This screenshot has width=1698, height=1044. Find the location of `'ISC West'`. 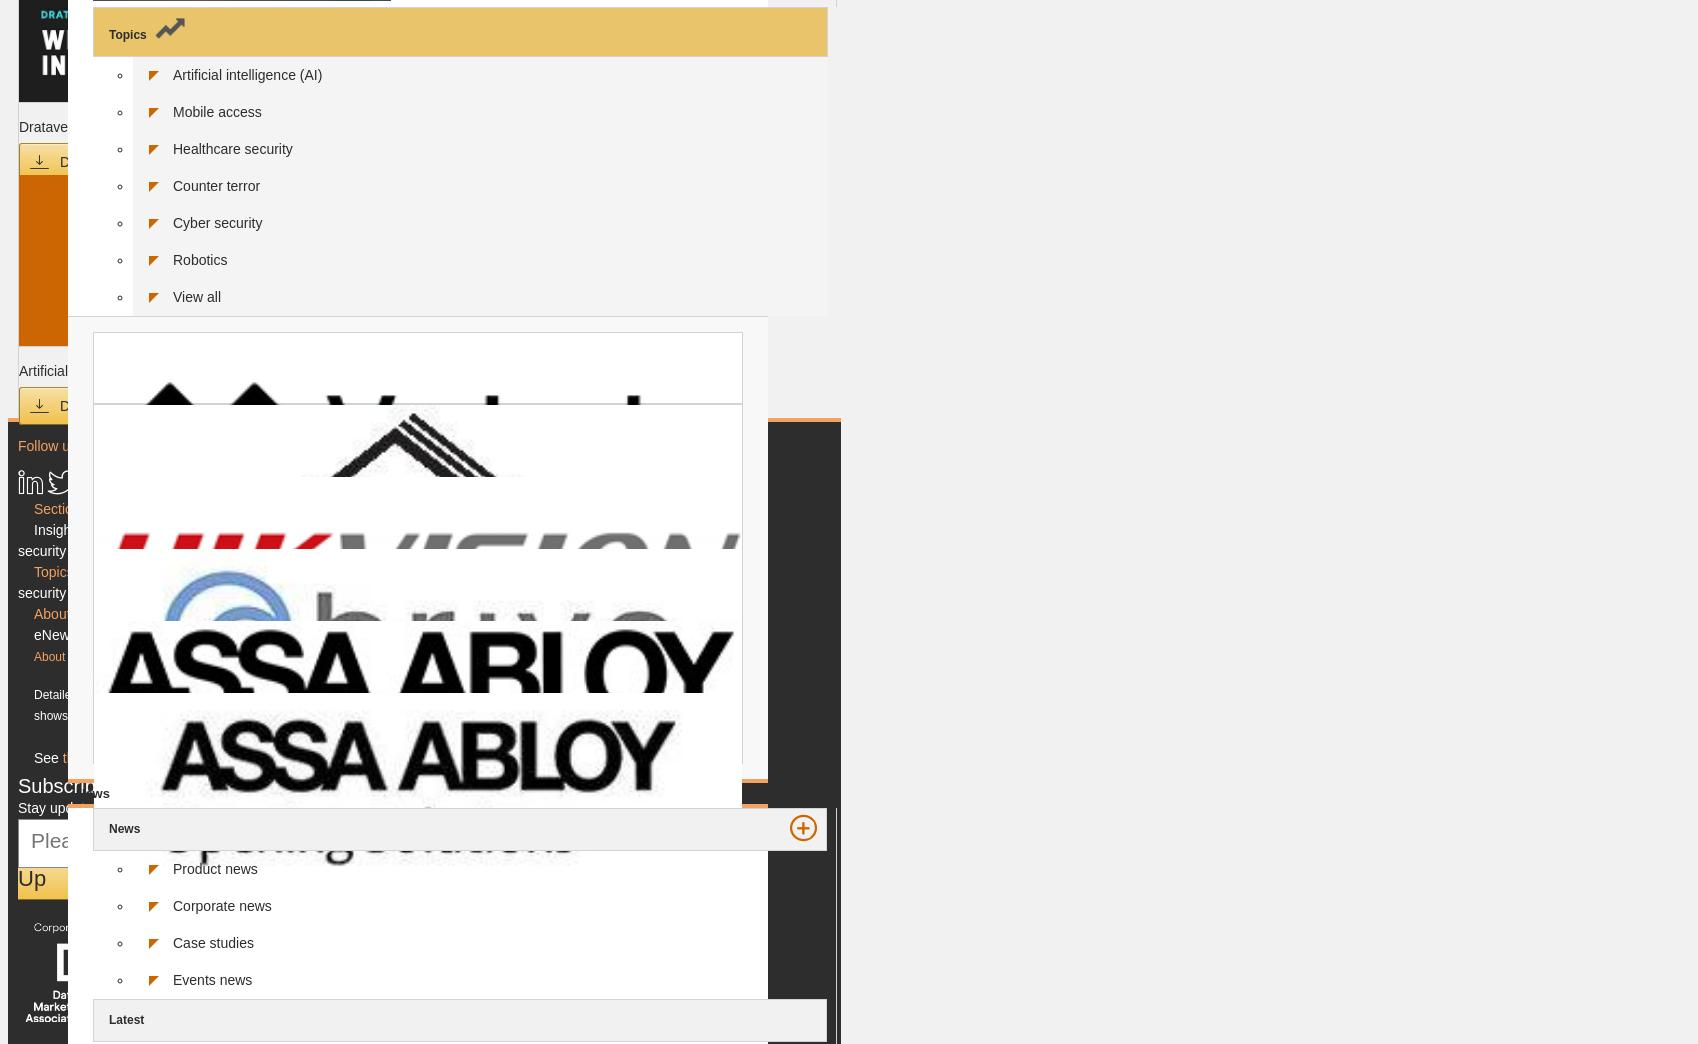

'ISC West' is located at coordinates (200, 592).